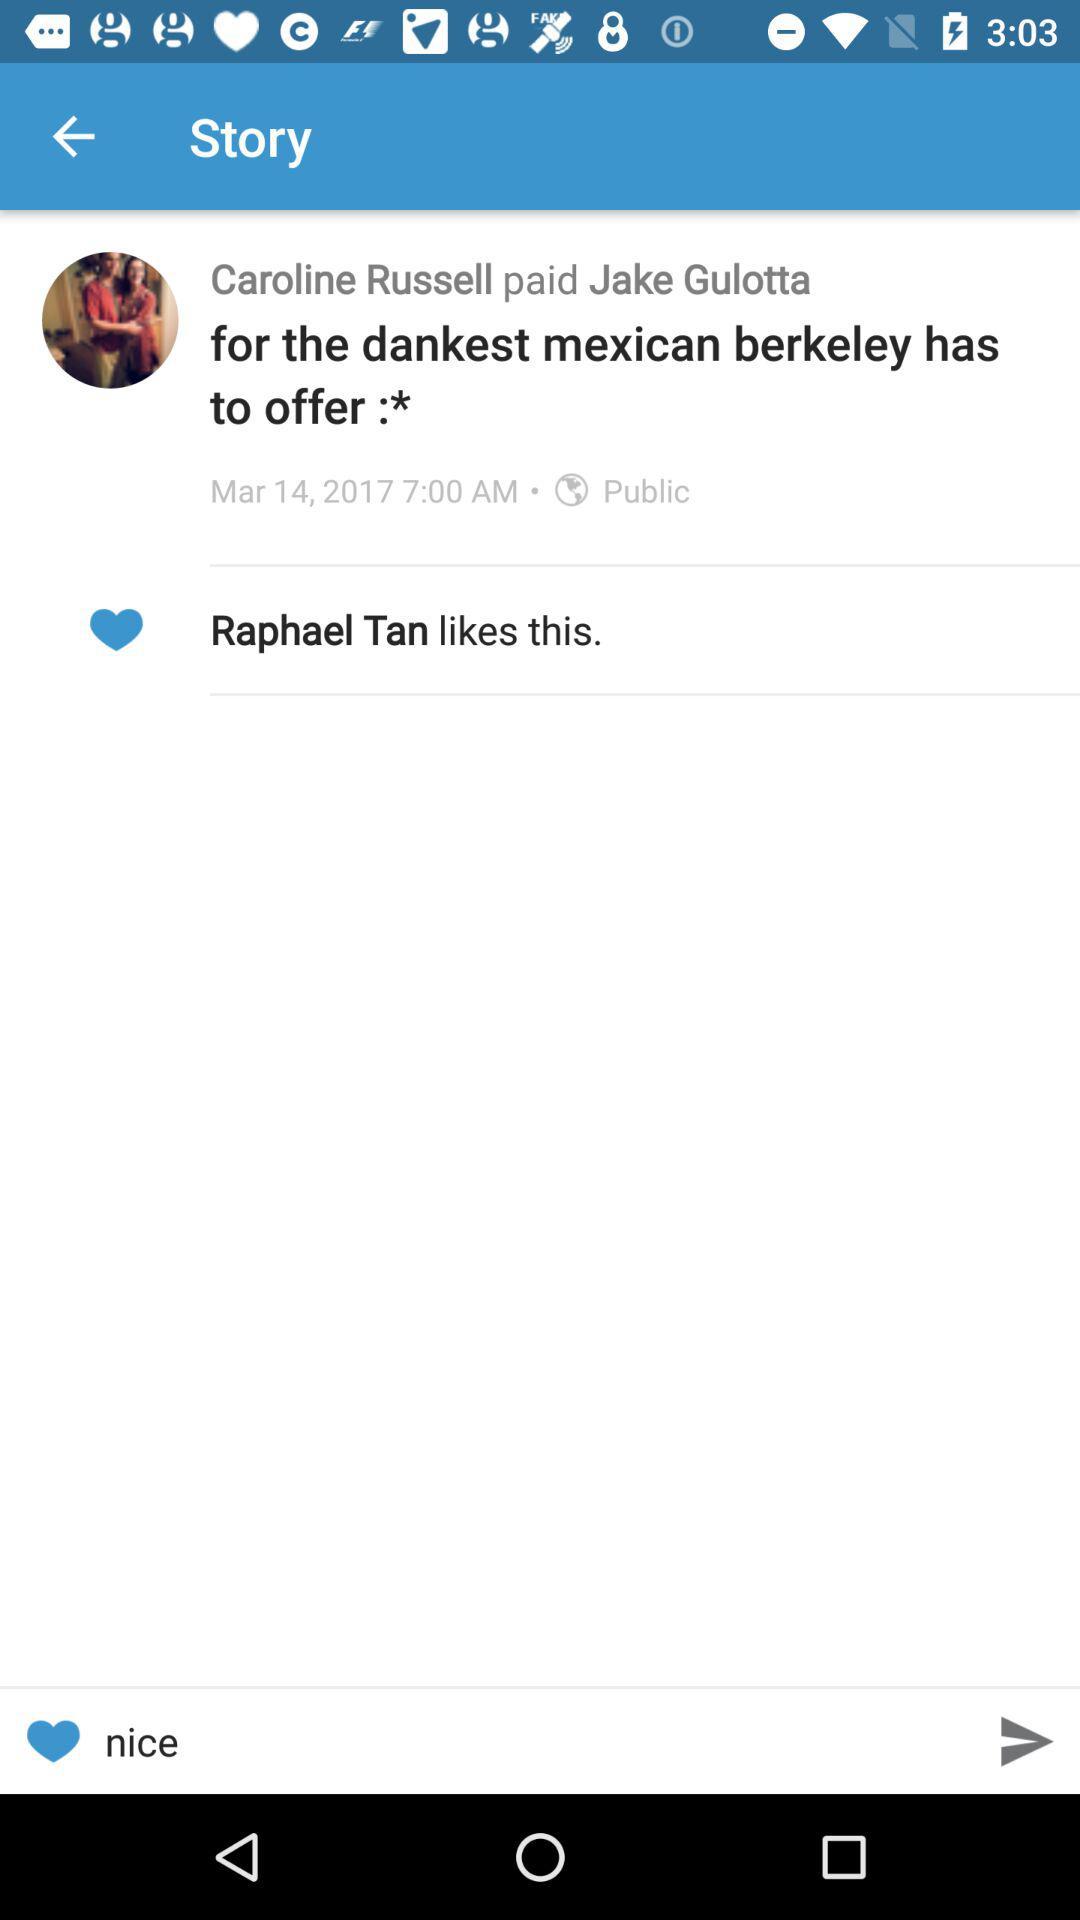  What do you see at coordinates (1027, 1740) in the screenshot?
I see `click the send arrow` at bounding box center [1027, 1740].